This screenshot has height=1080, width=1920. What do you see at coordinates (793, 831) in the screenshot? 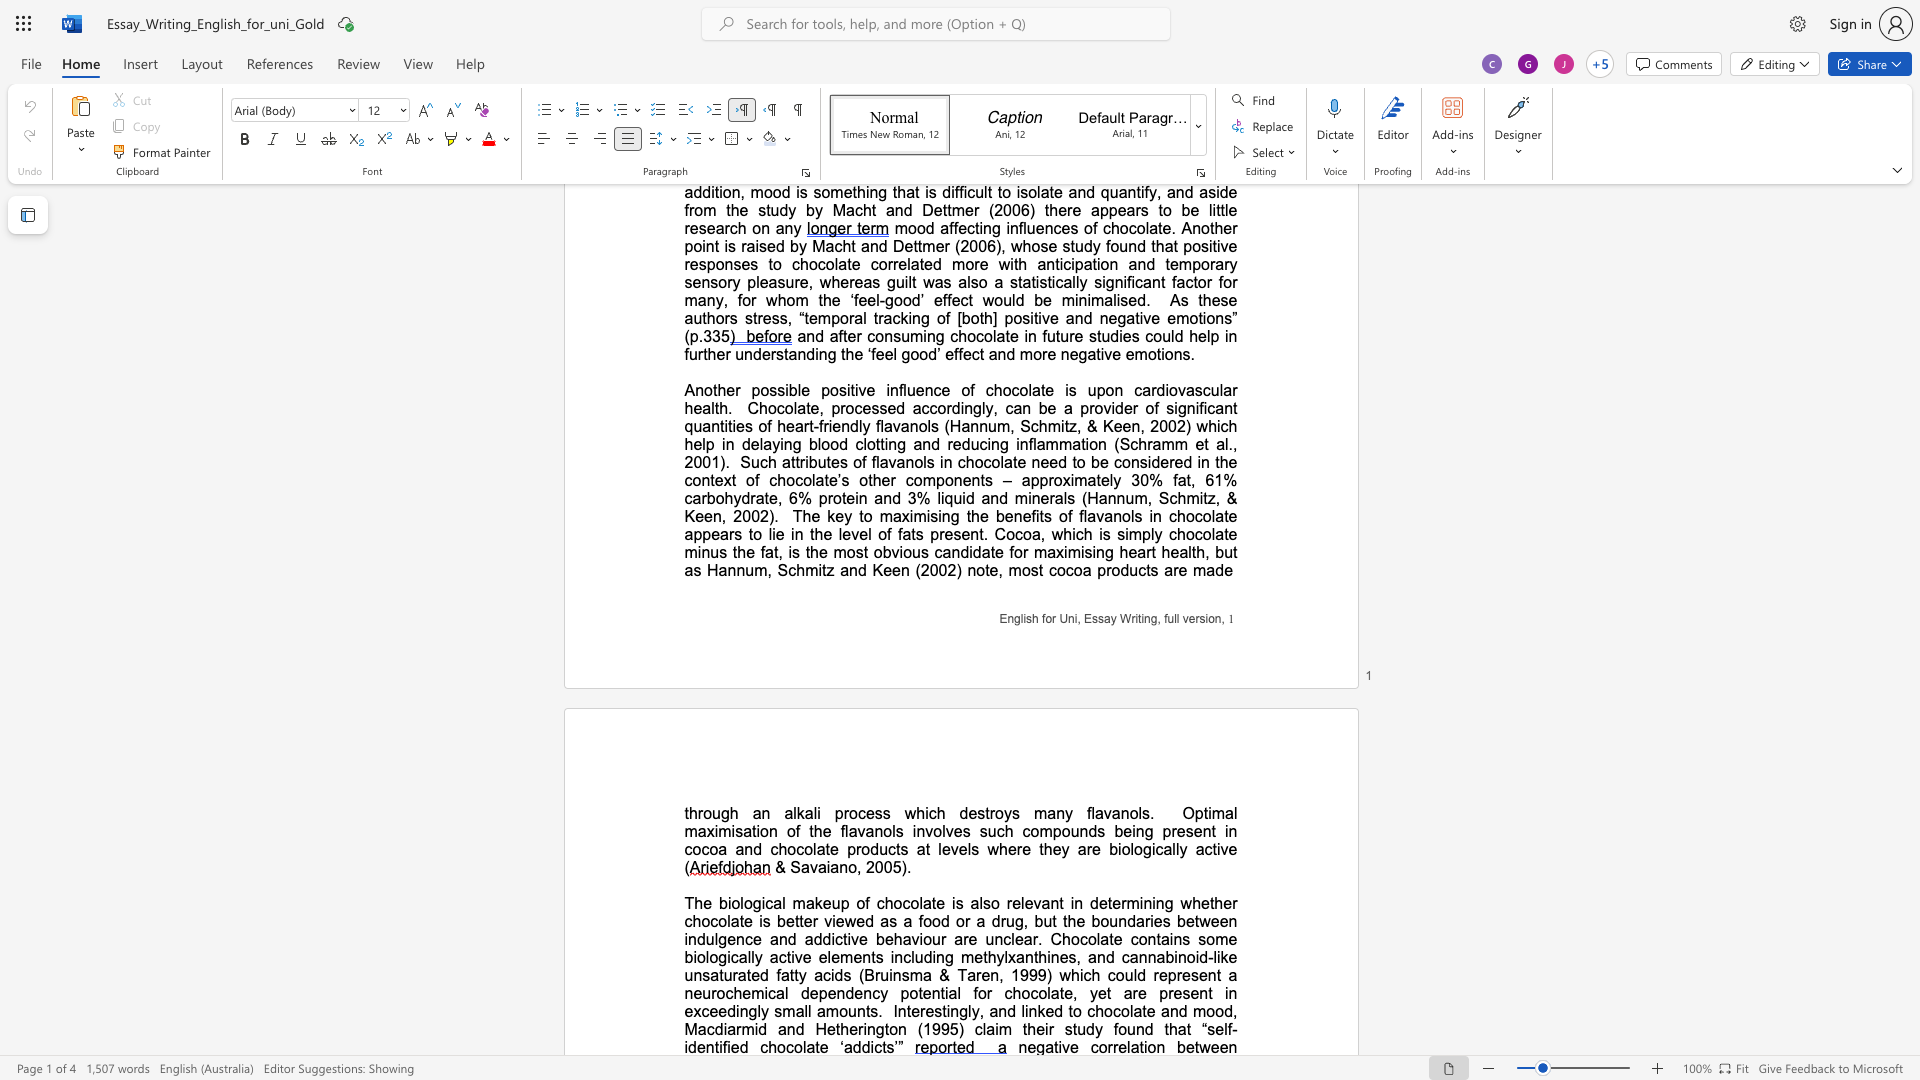
I see `the space between the continuous character "o" and "f" in the text` at bounding box center [793, 831].